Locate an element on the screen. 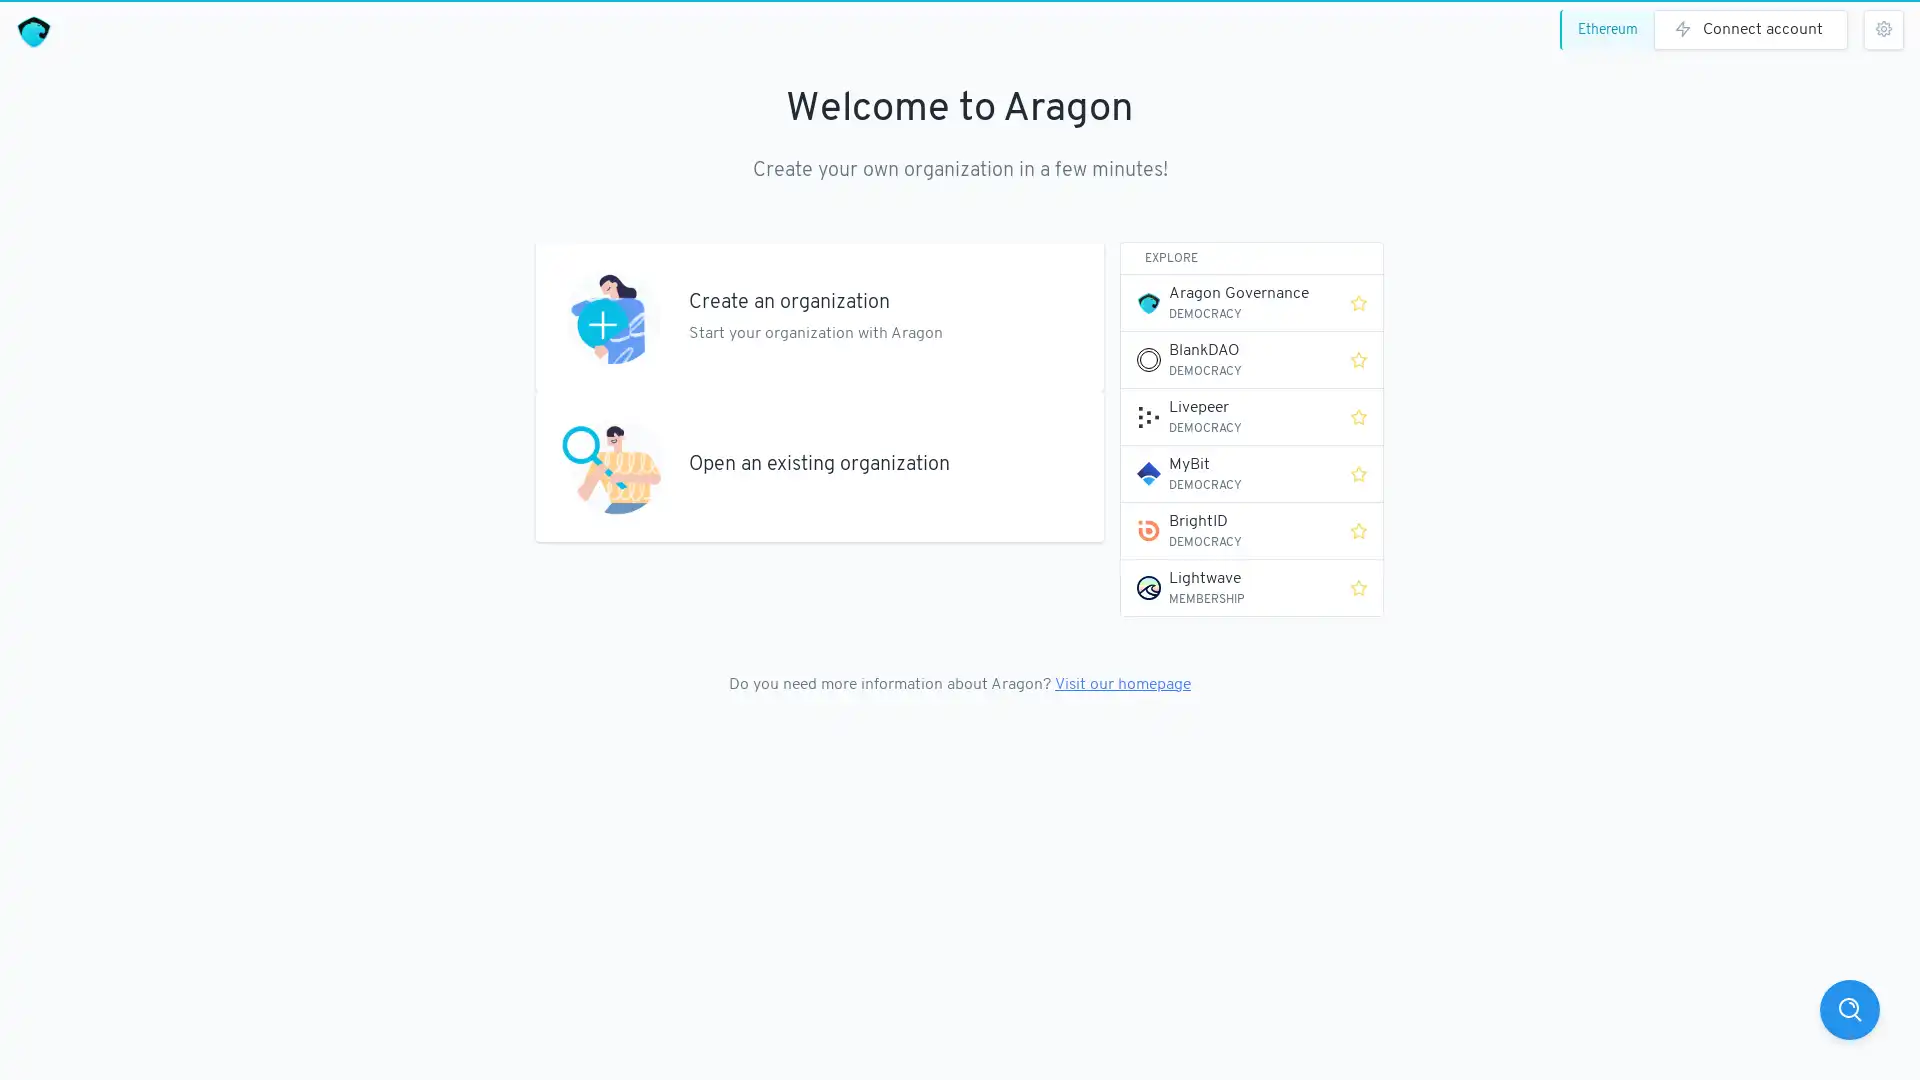 The height and width of the screenshot is (1080, 1920). Open an existing organization is located at coordinates (820, 466).